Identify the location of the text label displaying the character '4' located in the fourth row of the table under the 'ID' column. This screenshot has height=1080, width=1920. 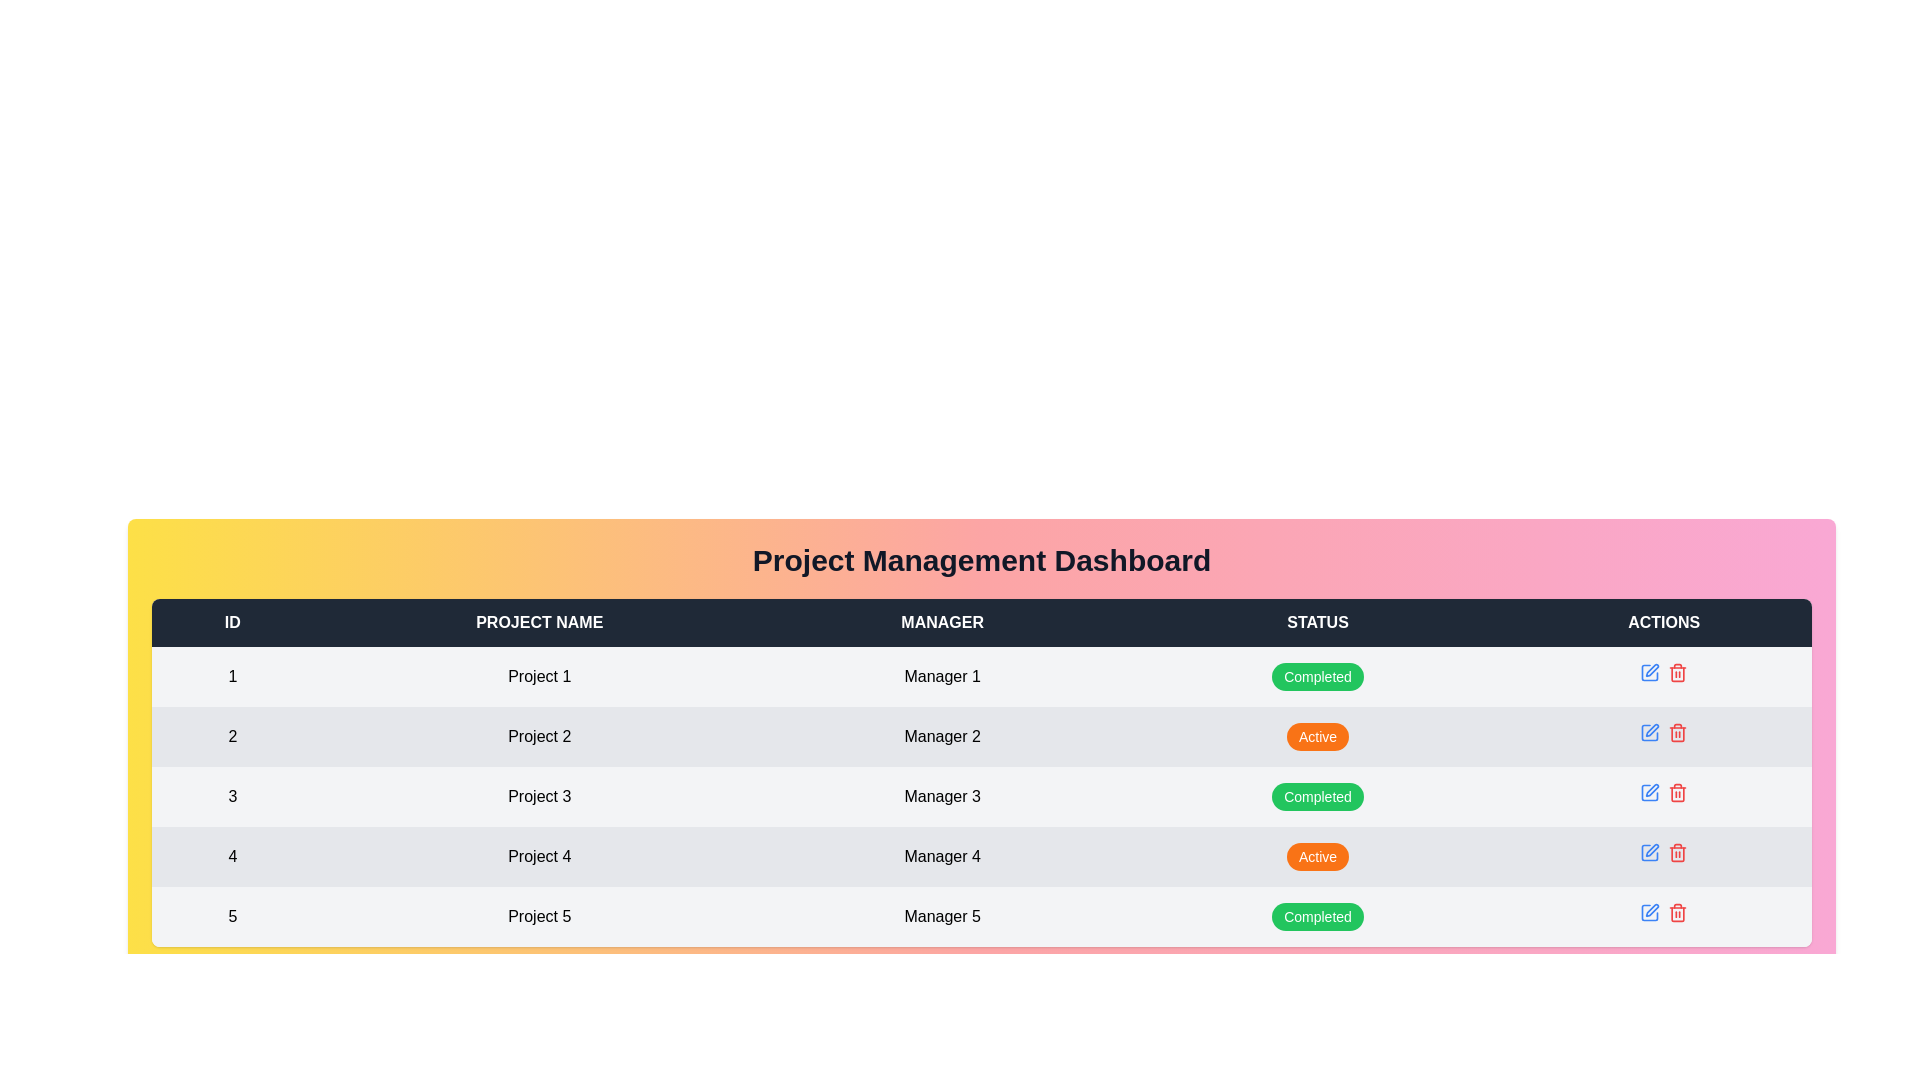
(232, 855).